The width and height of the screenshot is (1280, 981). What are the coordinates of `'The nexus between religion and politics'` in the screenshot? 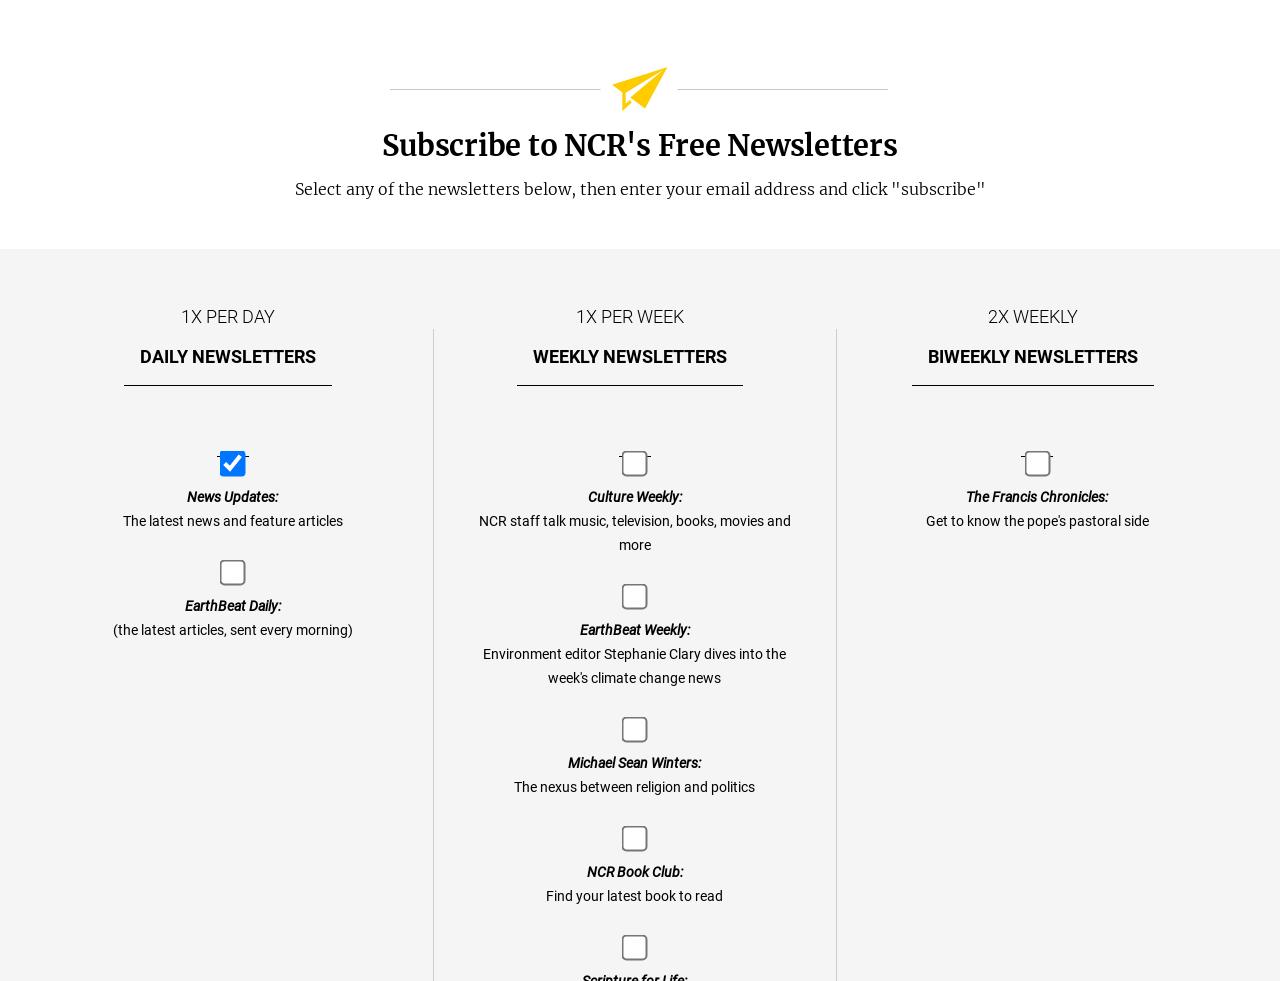 It's located at (633, 787).